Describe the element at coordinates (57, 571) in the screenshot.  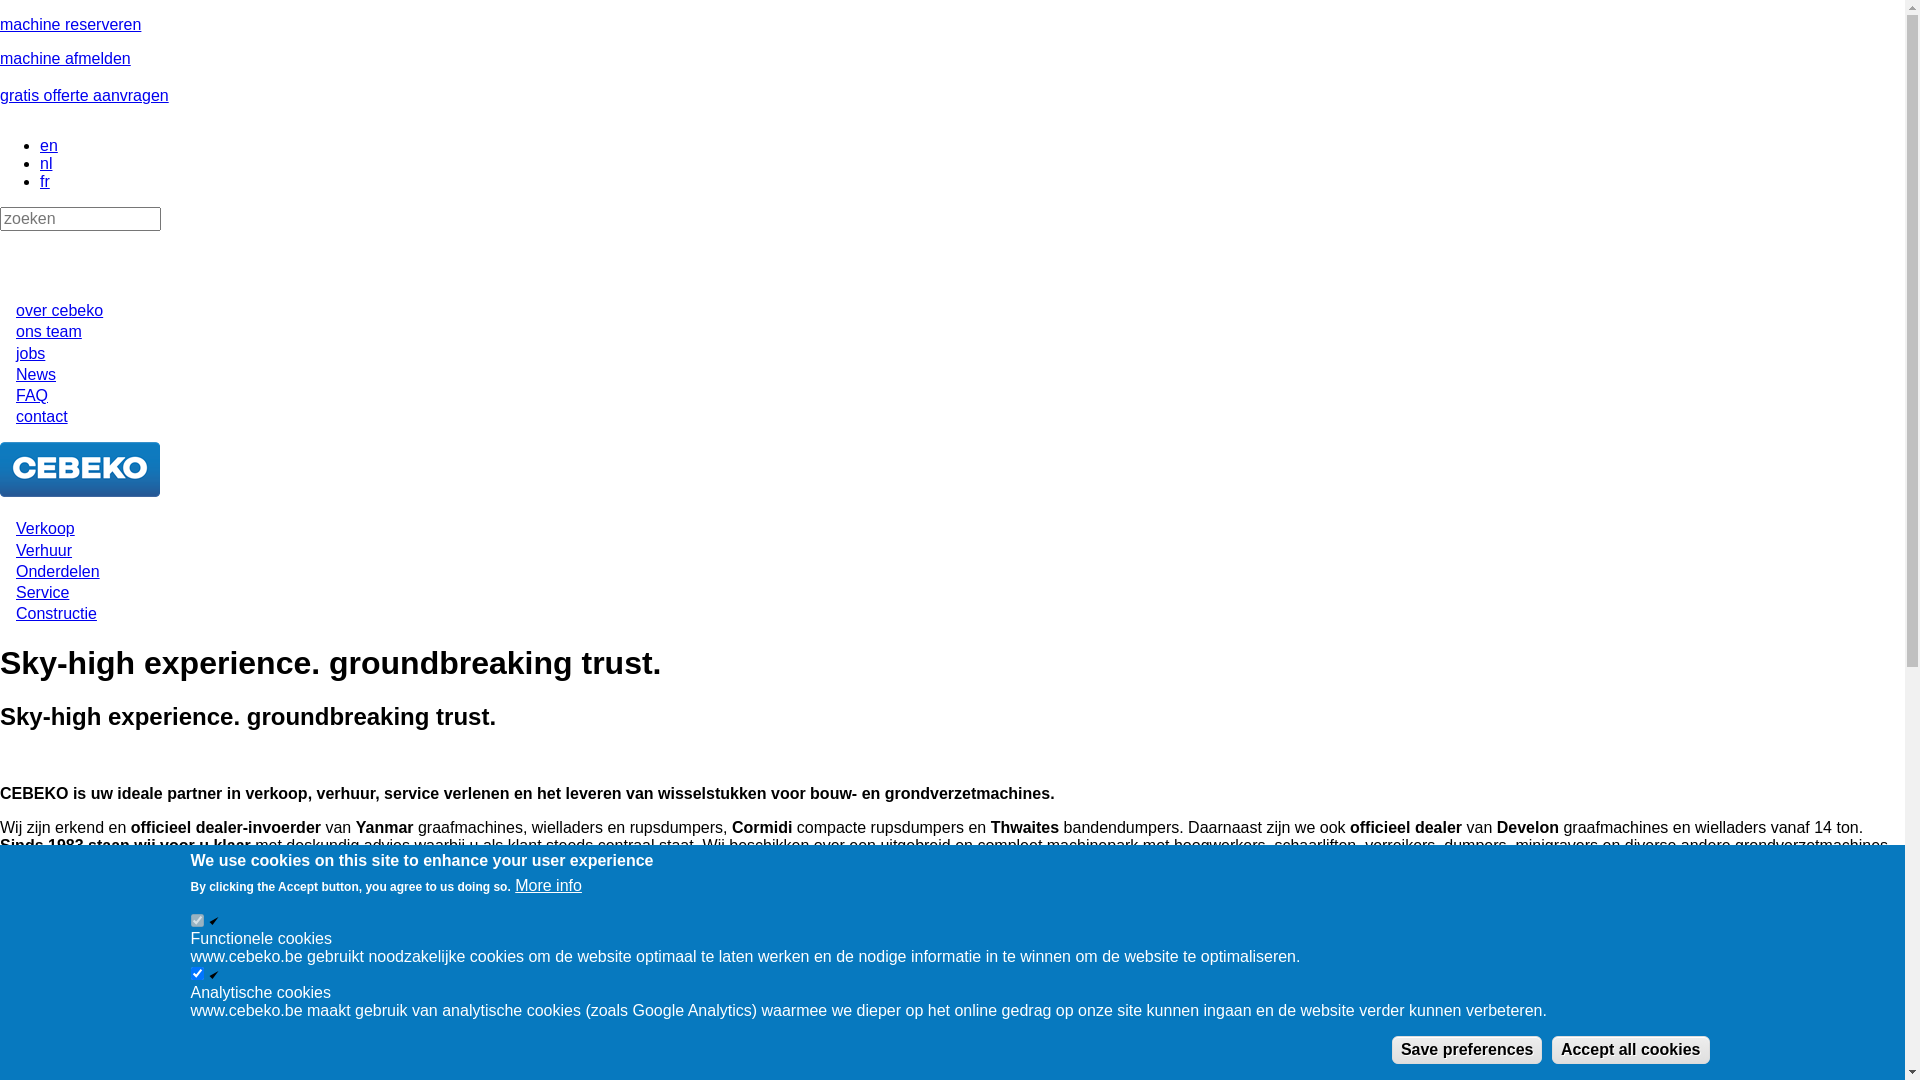
I see `'Onderdelen'` at that location.